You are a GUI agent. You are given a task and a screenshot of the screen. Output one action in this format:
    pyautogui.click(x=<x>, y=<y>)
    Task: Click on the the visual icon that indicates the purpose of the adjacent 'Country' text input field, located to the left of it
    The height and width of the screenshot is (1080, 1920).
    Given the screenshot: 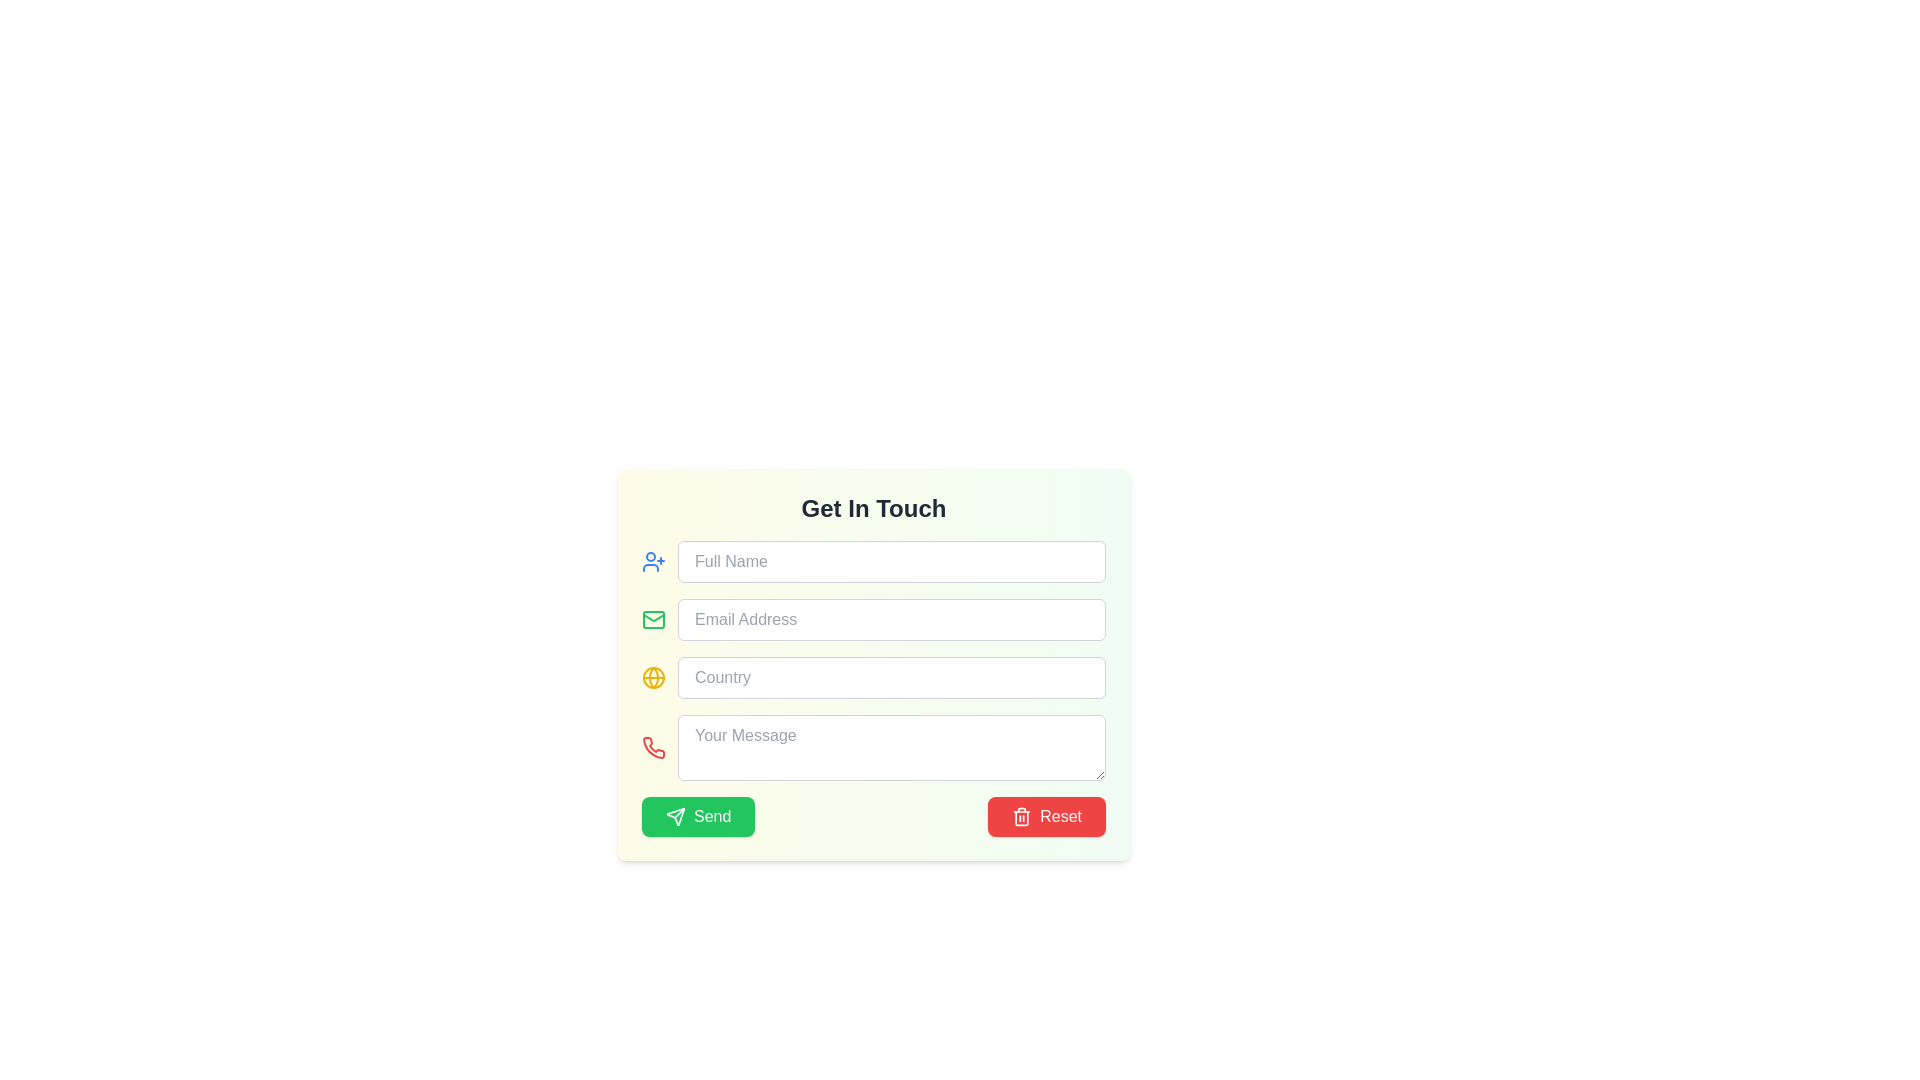 What is the action you would take?
    pyautogui.click(x=653, y=677)
    